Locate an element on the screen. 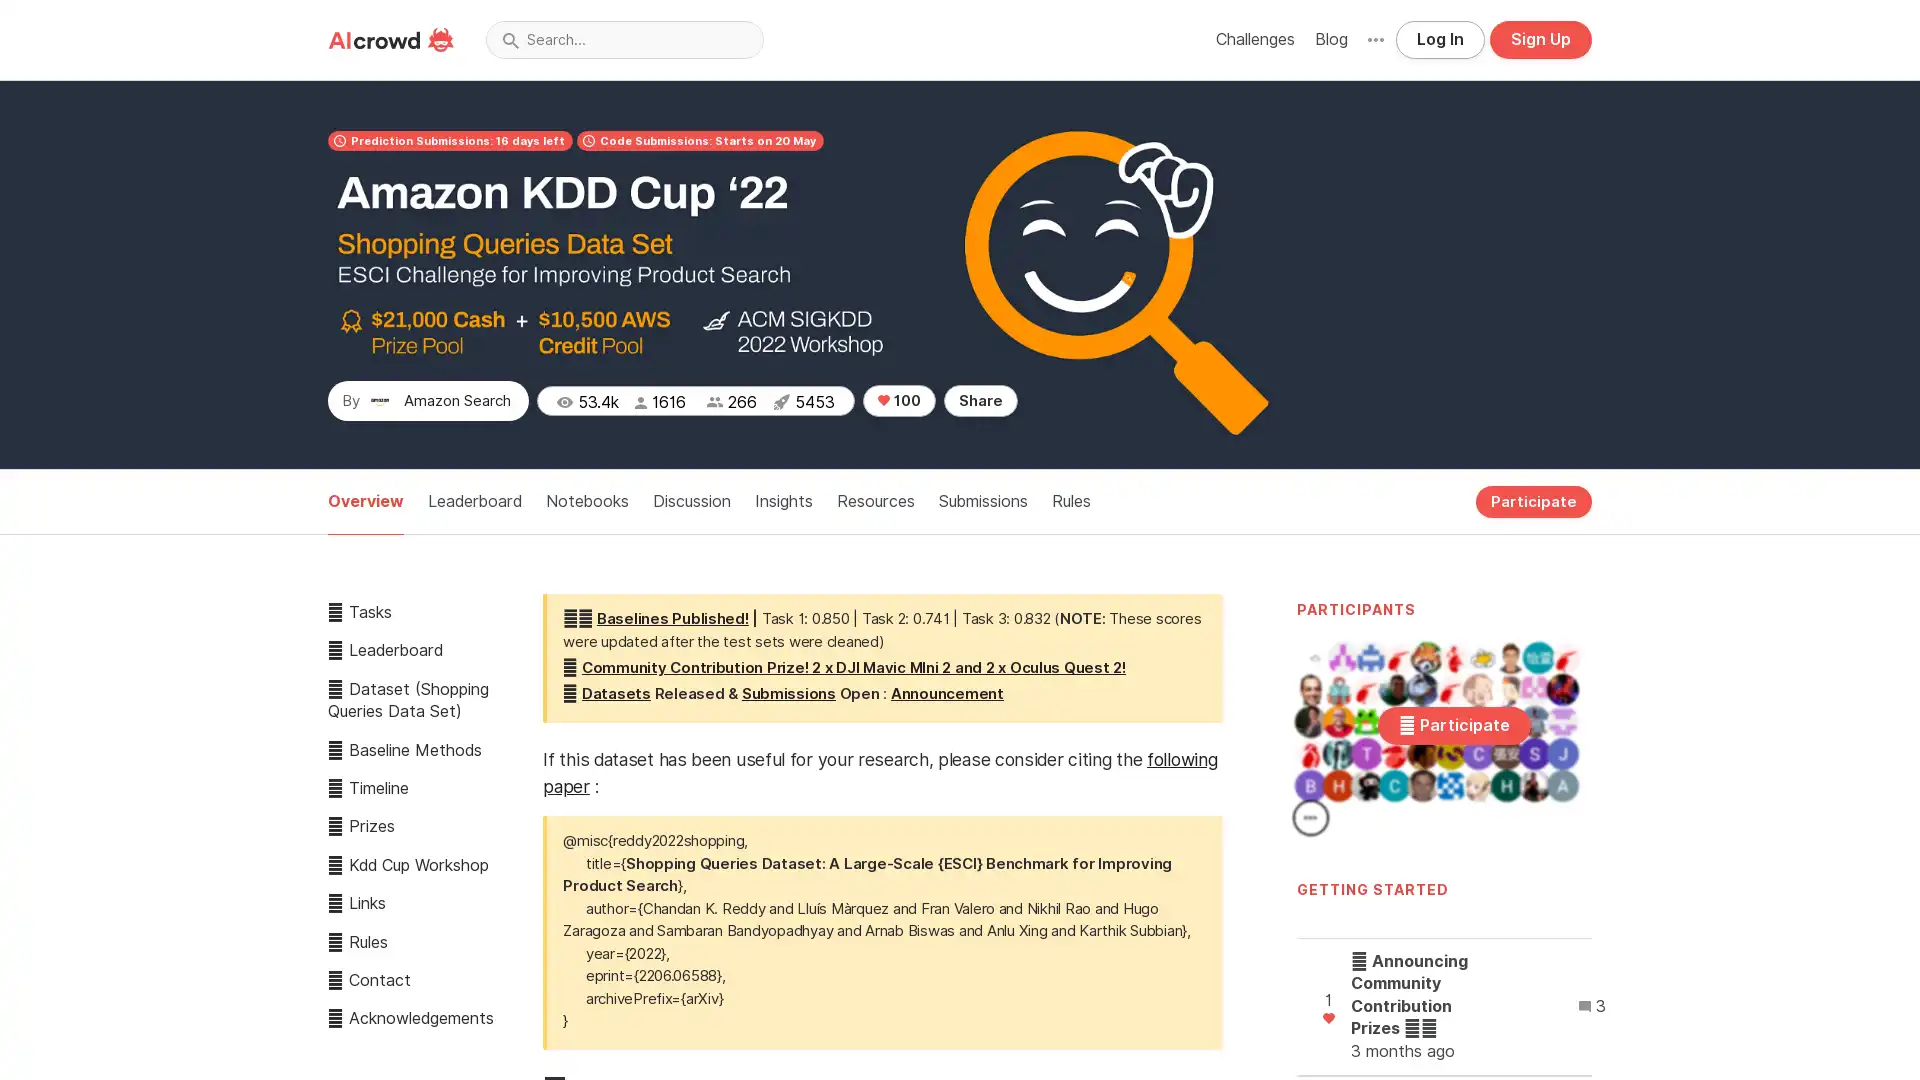  Log In is located at coordinates (1440, 39).